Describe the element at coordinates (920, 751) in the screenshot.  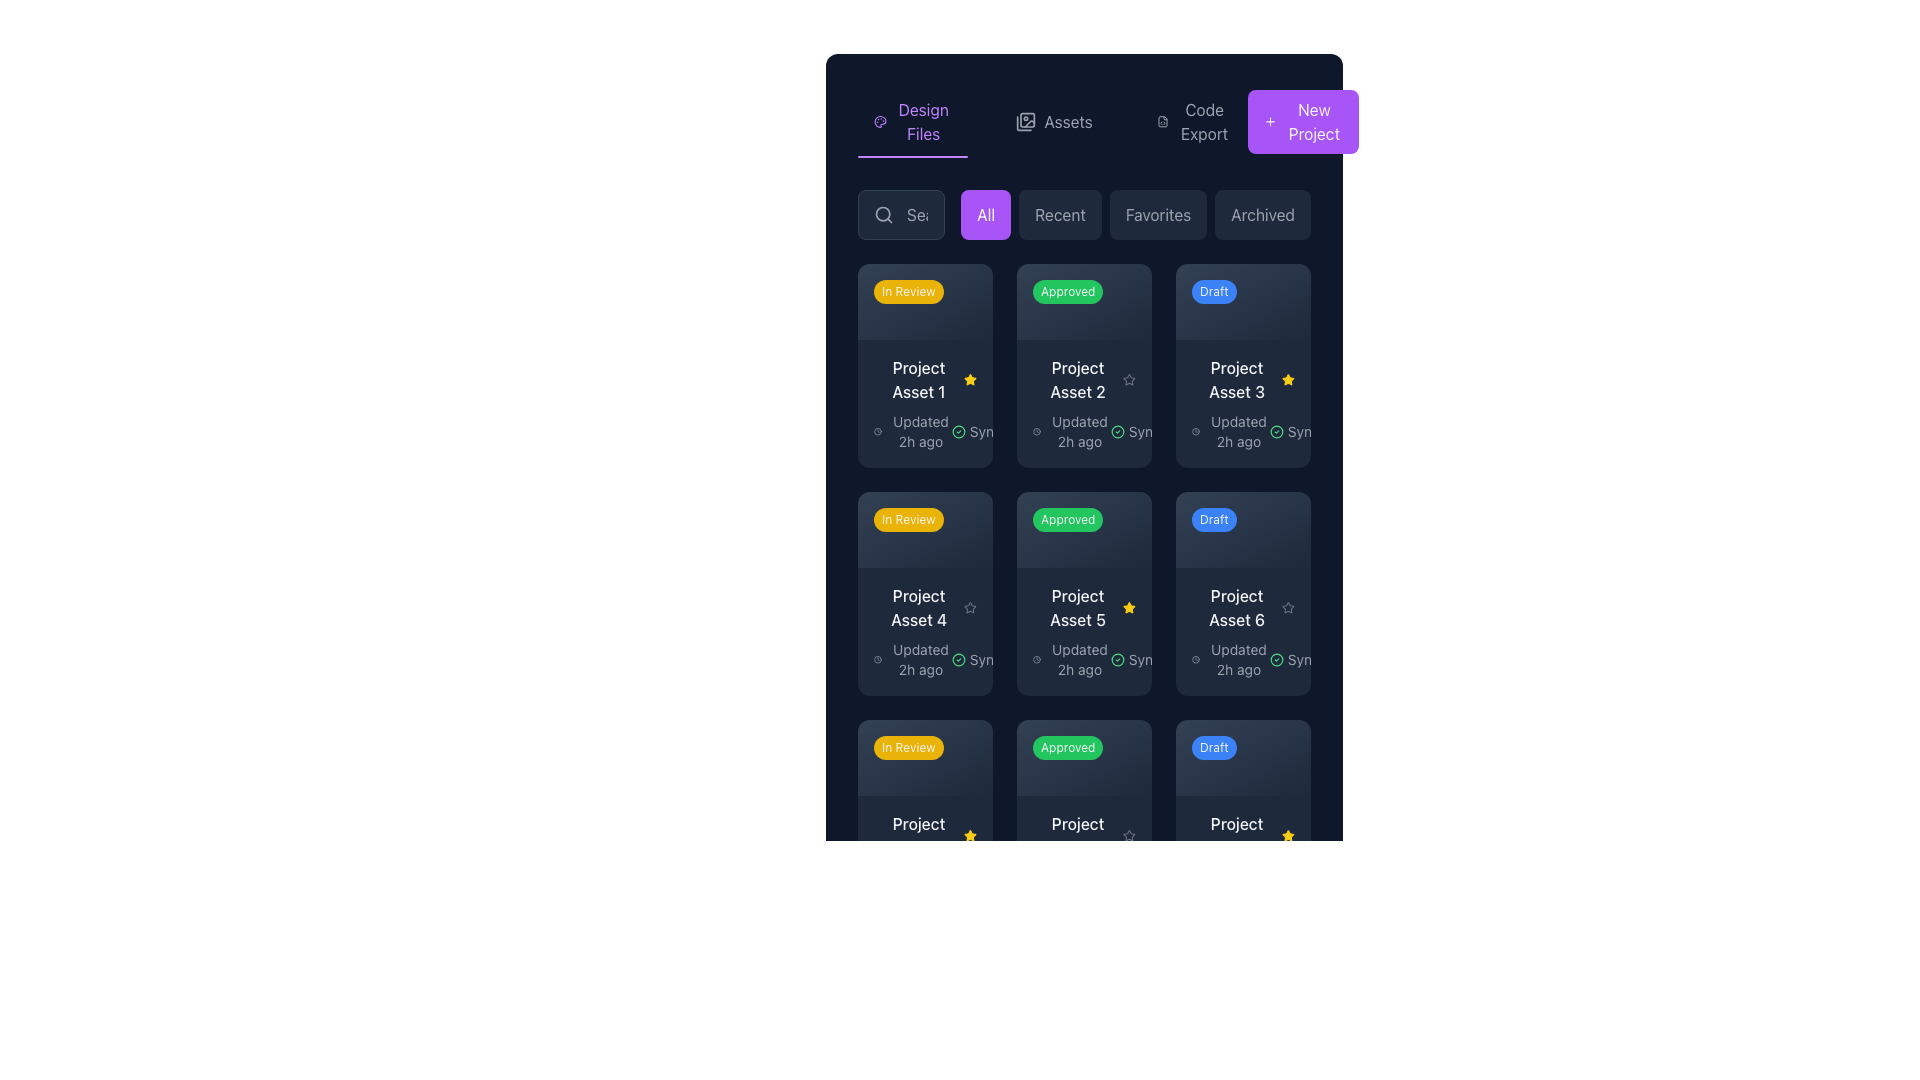
I see `the status information of the oval badge with a bright yellow background and 'In Review' text located in the lower section of the card labeled 'Project Asset 4'` at that location.